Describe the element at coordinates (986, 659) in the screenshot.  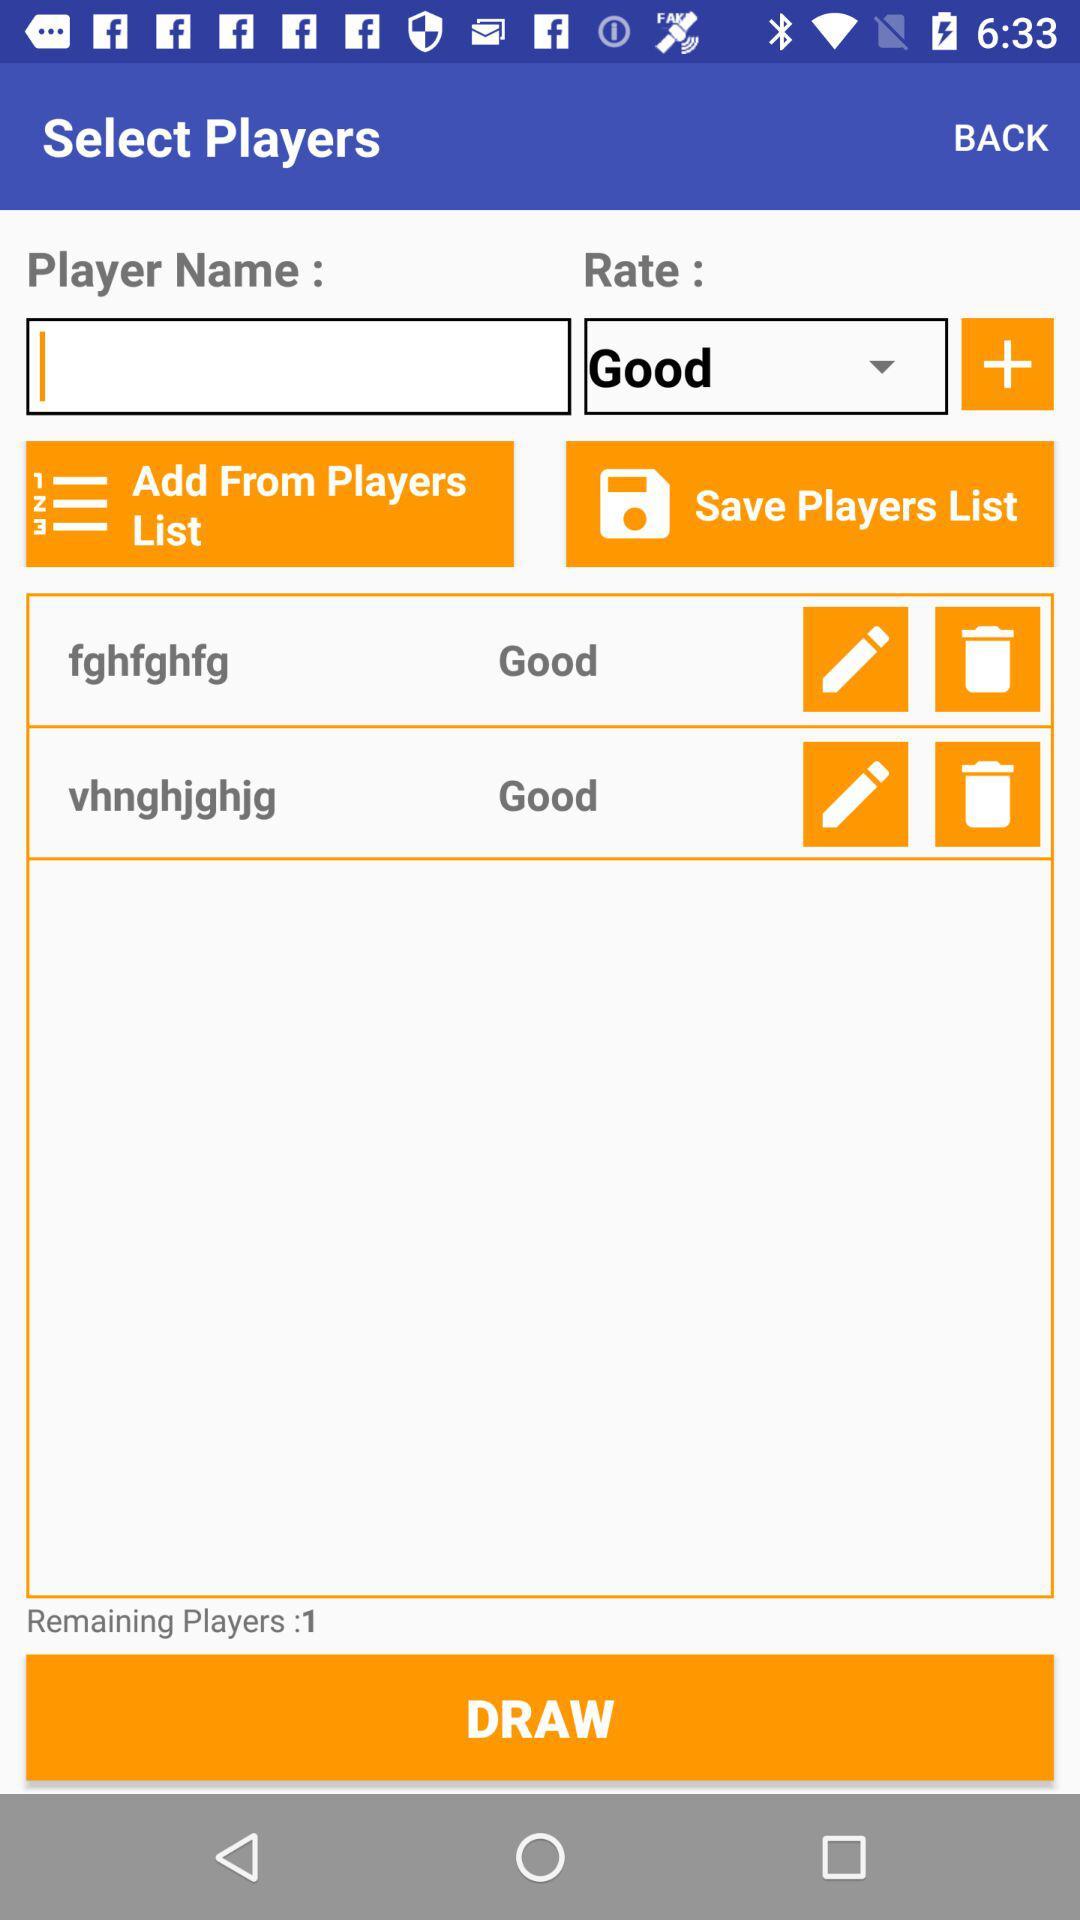
I see `delete` at that location.